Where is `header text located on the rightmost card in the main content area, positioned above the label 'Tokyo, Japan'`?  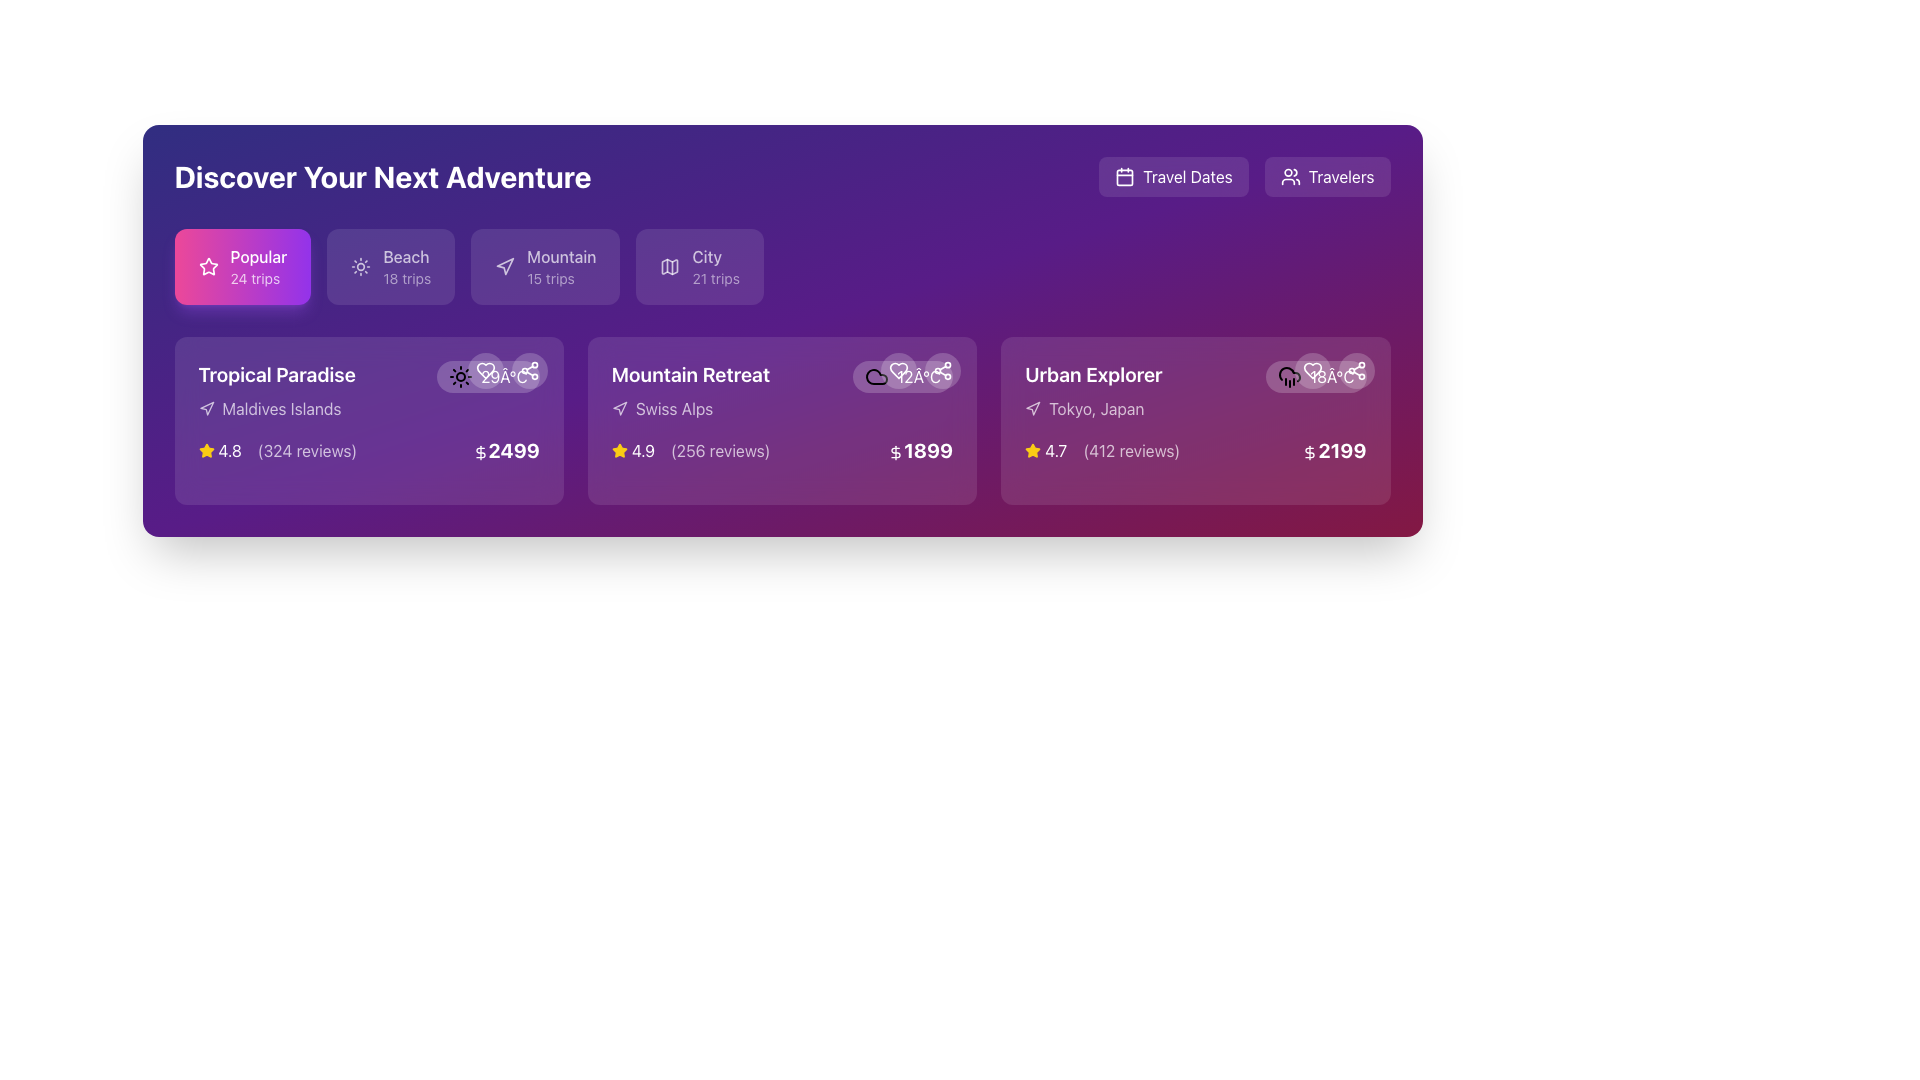
header text located on the rightmost card in the main content area, positioned above the label 'Tokyo, Japan' is located at coordinates (1092, 374).